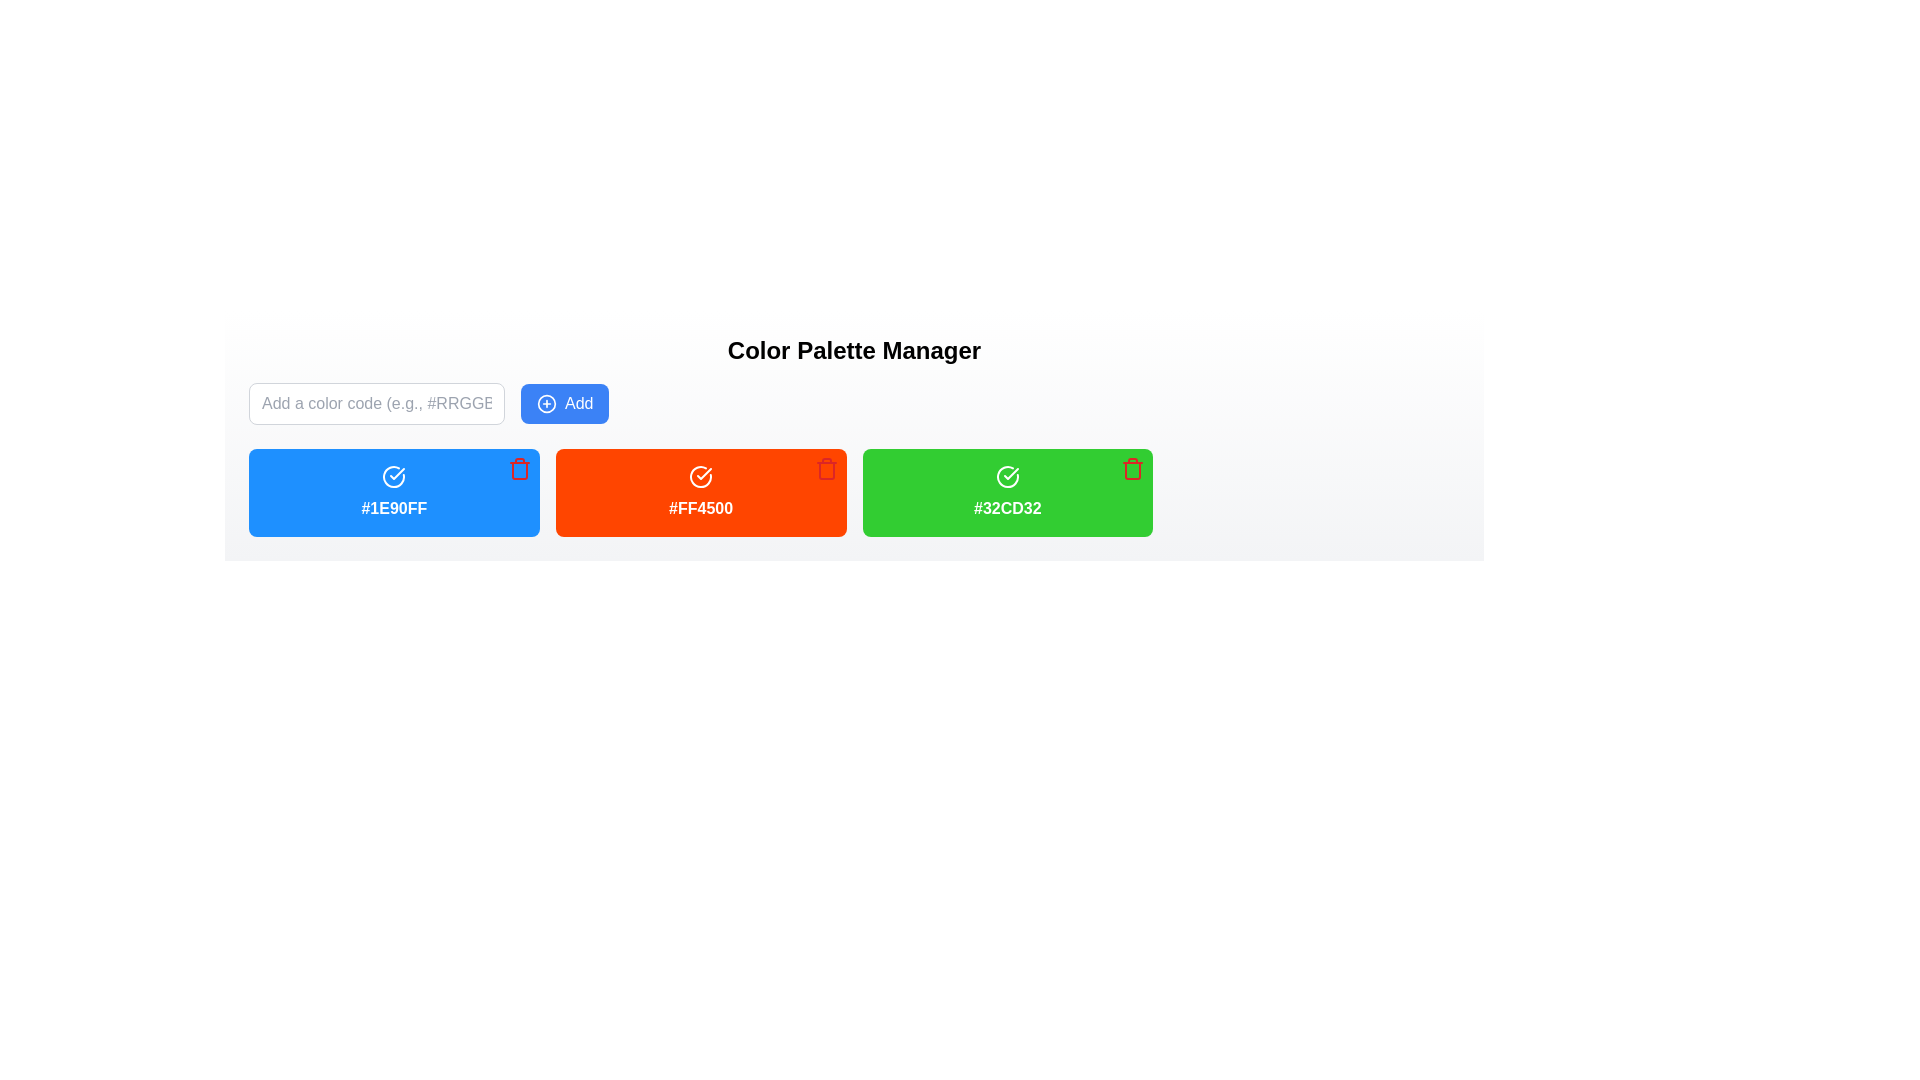  I want to click on the decorative element that visually represents the functionality of the green button, located as the third button in a row below the 'Color Palette Manager' header, so click(1007, 477).